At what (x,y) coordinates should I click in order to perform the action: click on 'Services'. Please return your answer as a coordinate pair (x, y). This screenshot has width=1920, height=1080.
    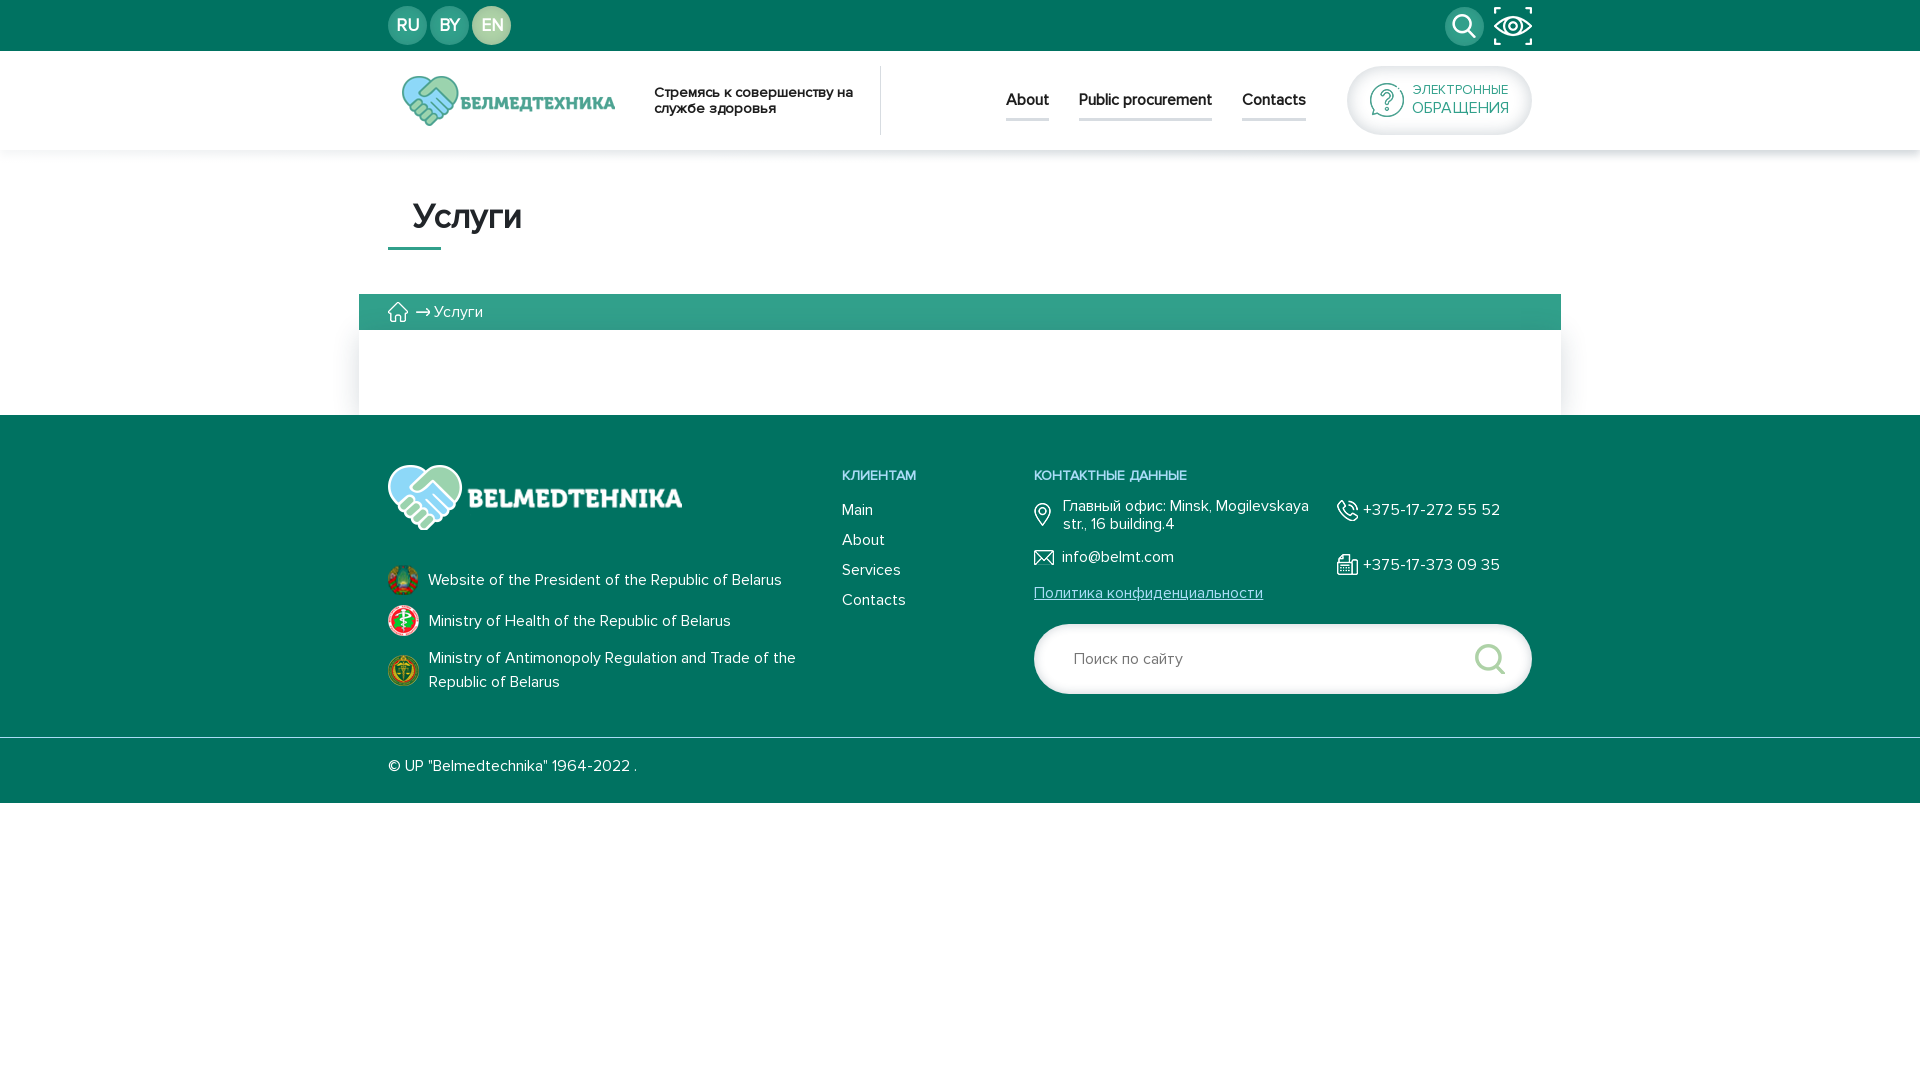
    Looking at the image, I should click on (936, 570).